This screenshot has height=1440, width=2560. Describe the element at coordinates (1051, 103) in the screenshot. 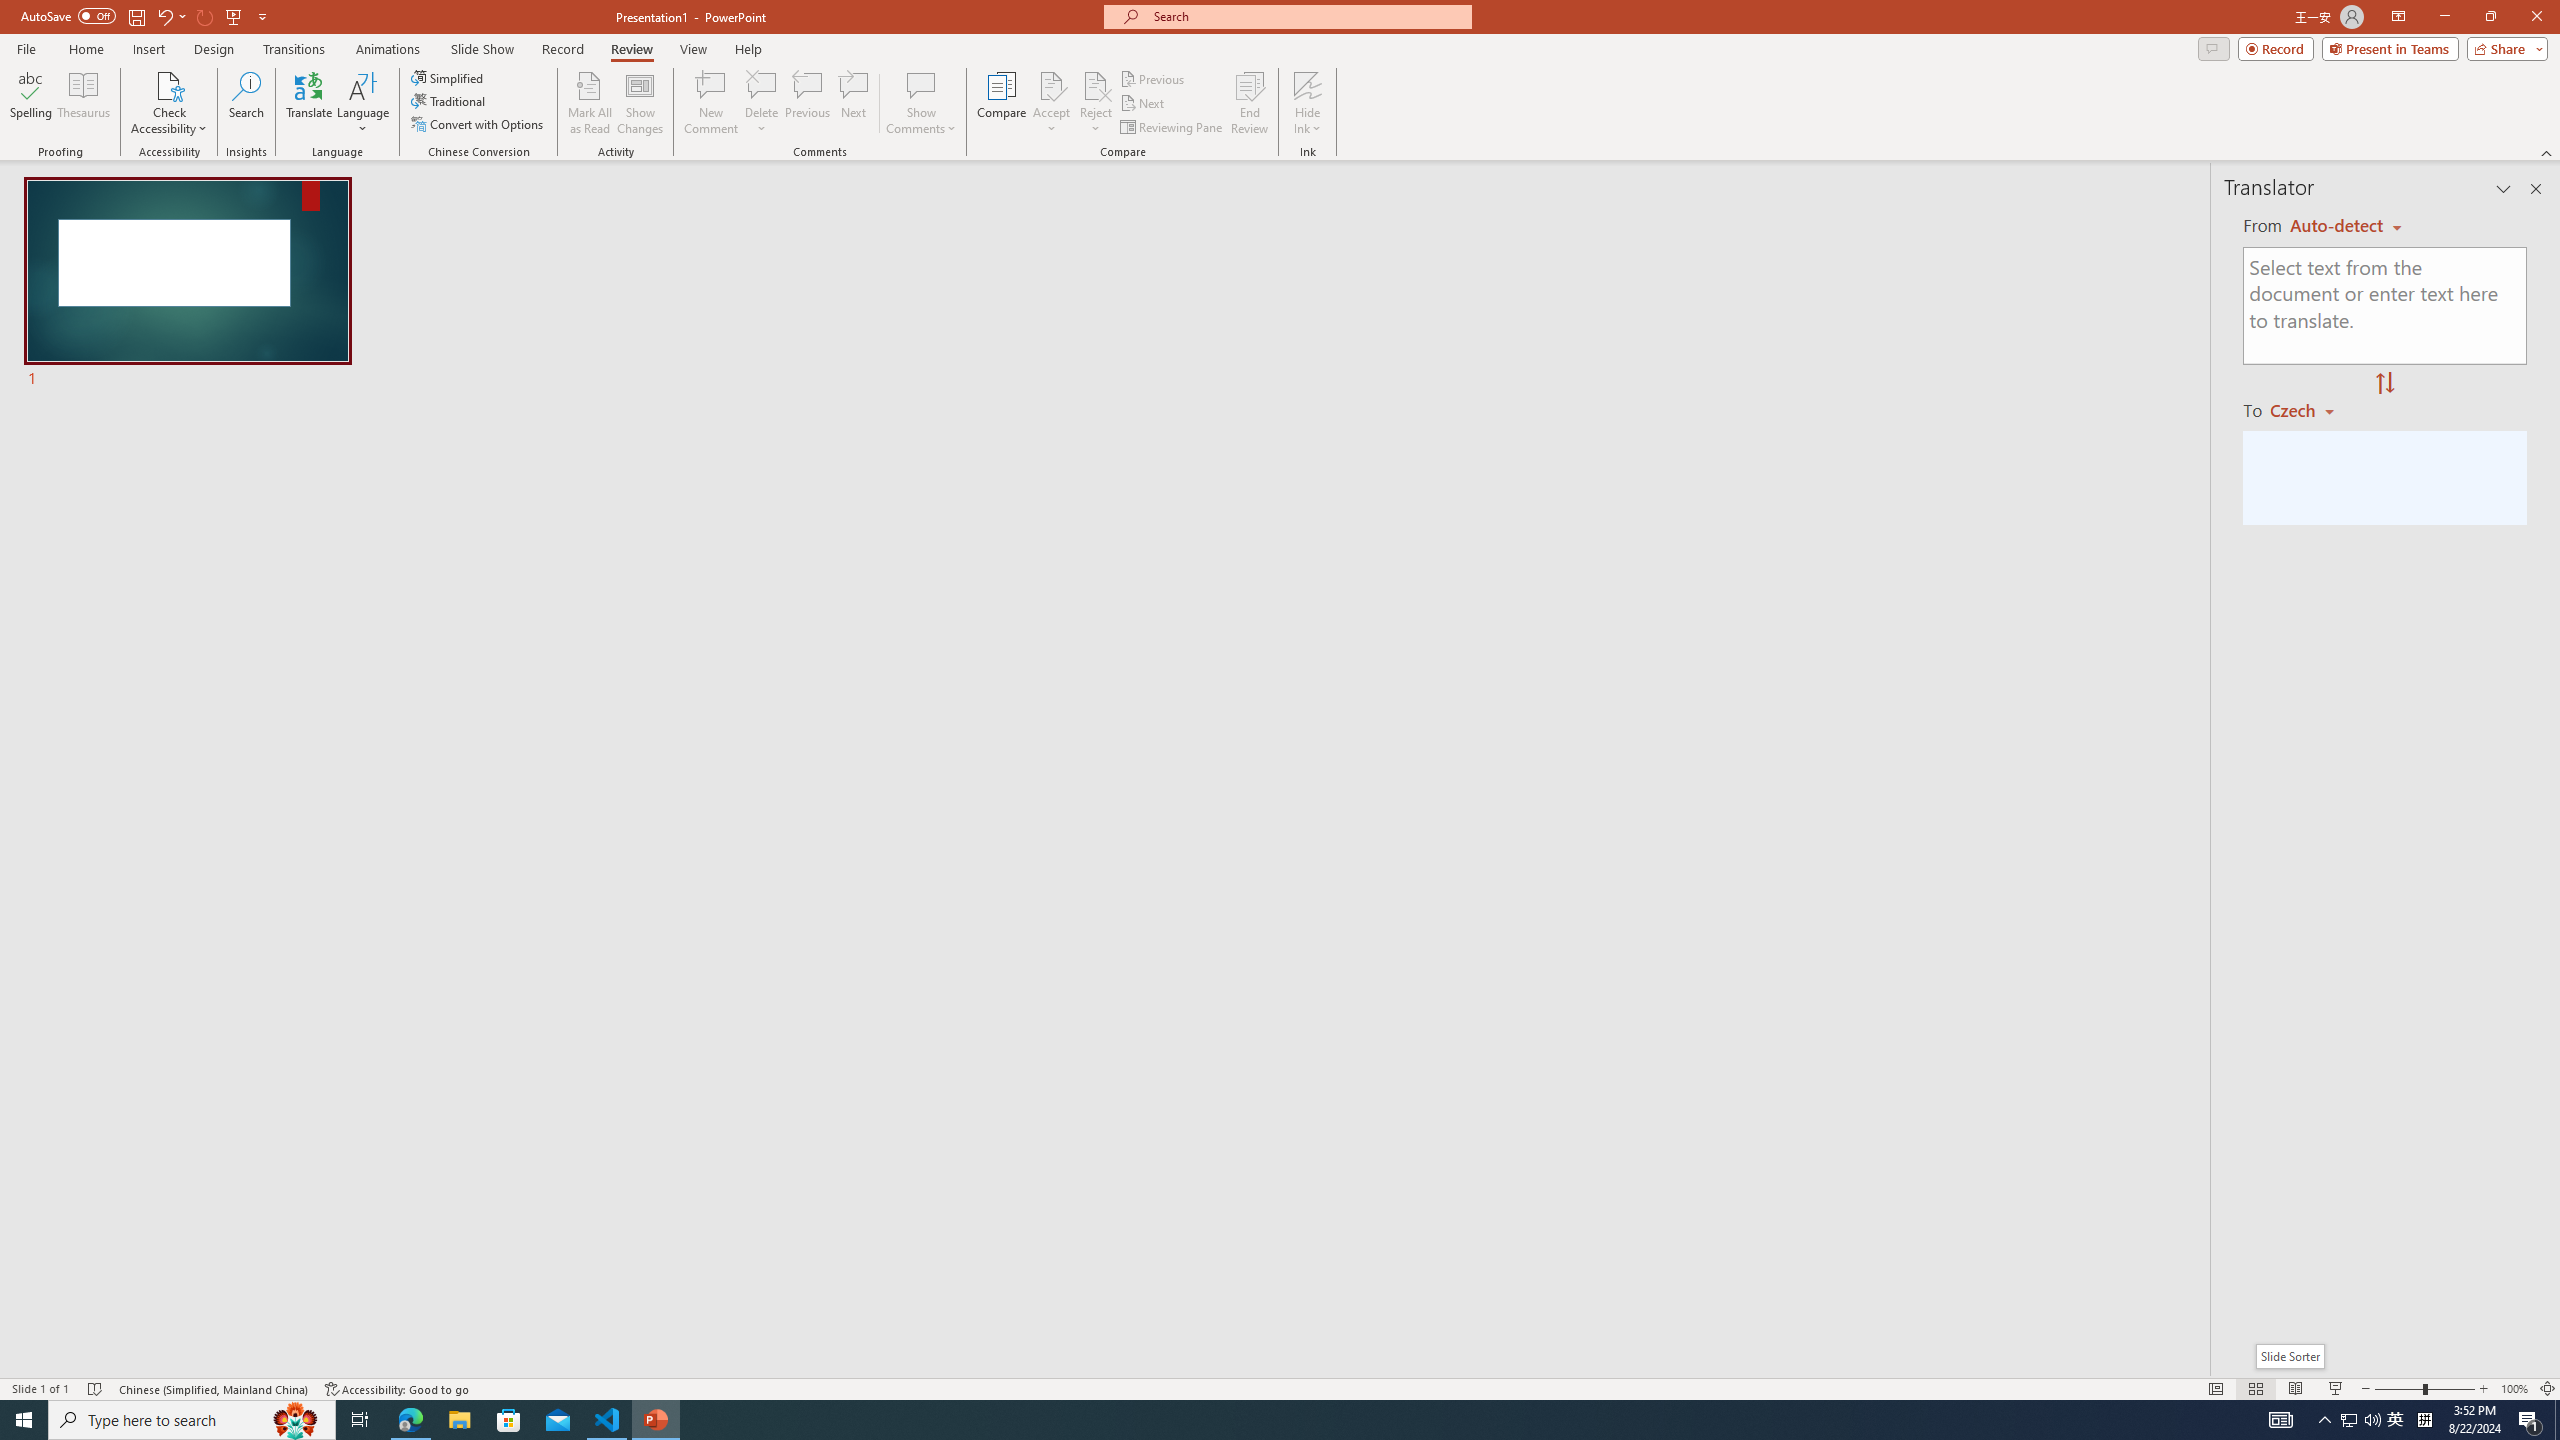

I see `'Accept'` at that location.